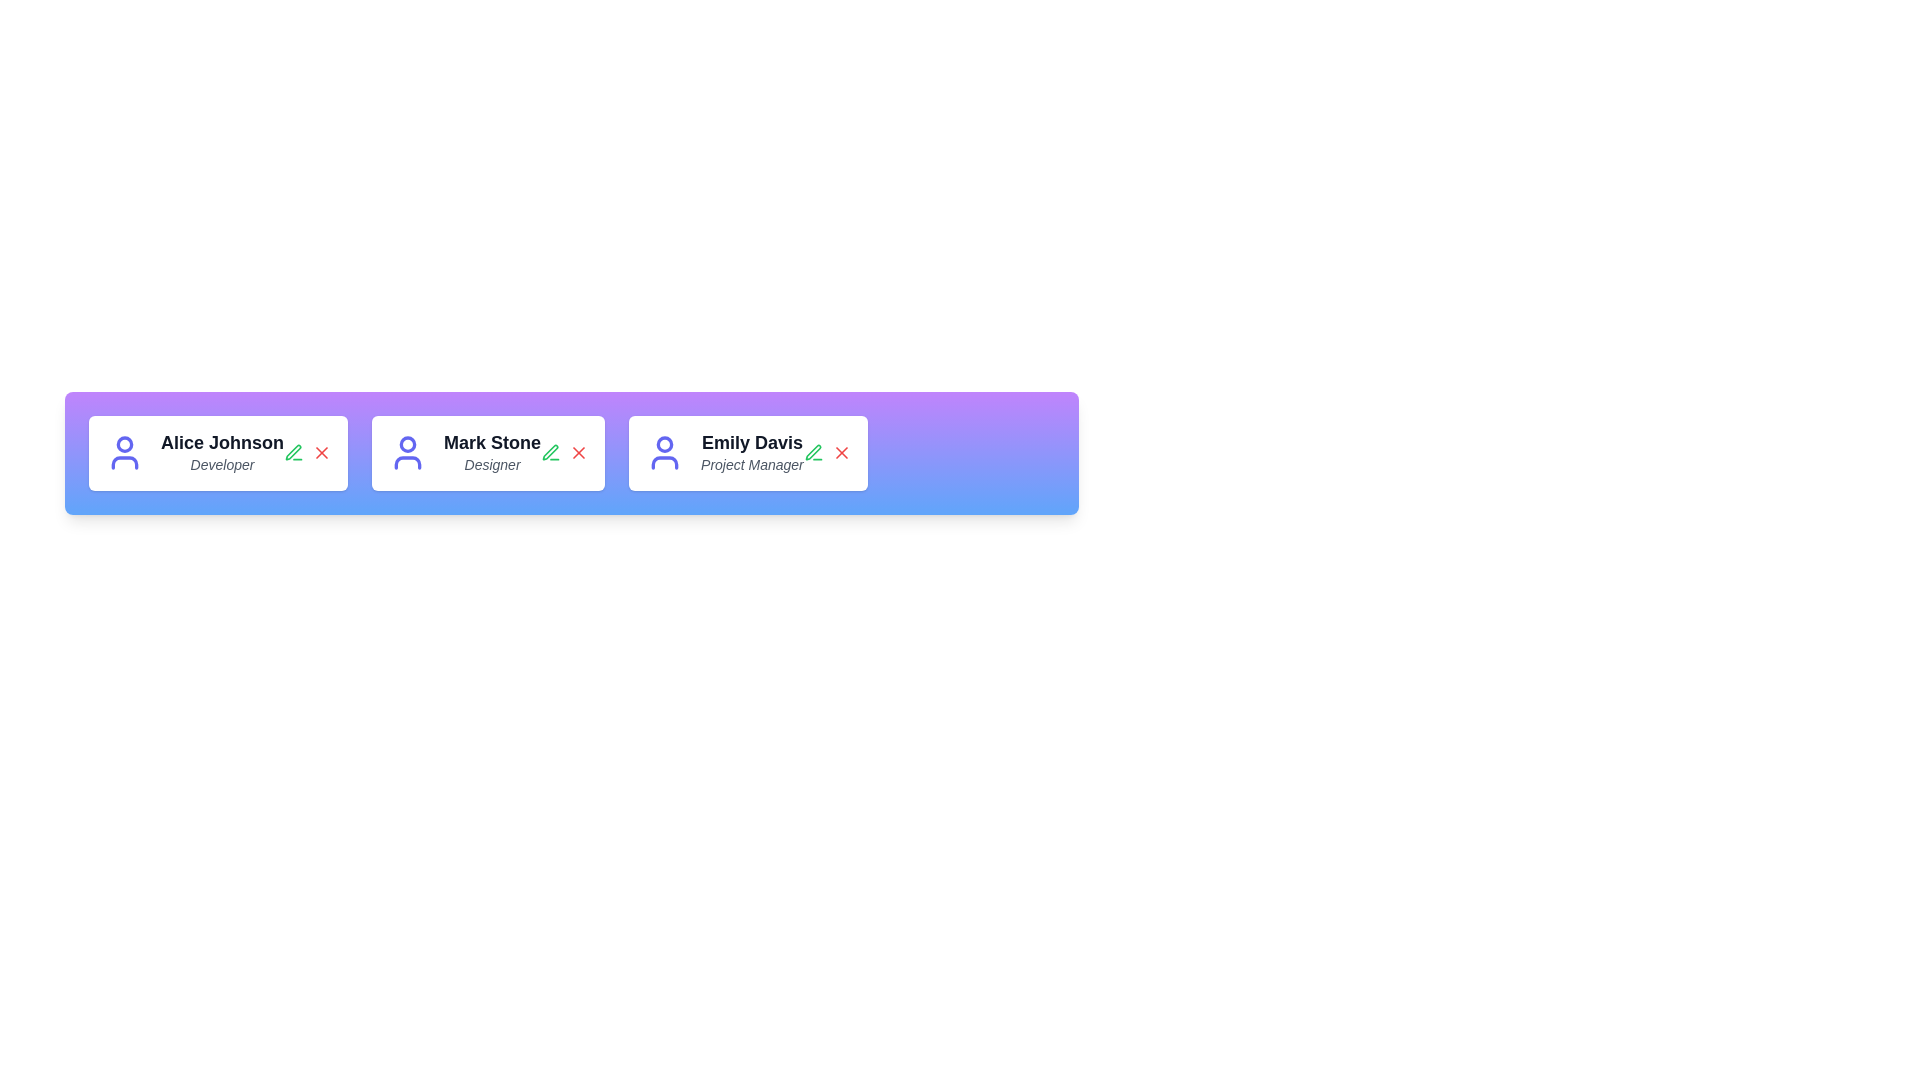 This screenshot has height=1080, width=1920. What do you see at coordinates (578, 453) in the screenshot?
I see `the delete button of the profile card corresponding to Mark Stone` at bounding box center [578, 453].